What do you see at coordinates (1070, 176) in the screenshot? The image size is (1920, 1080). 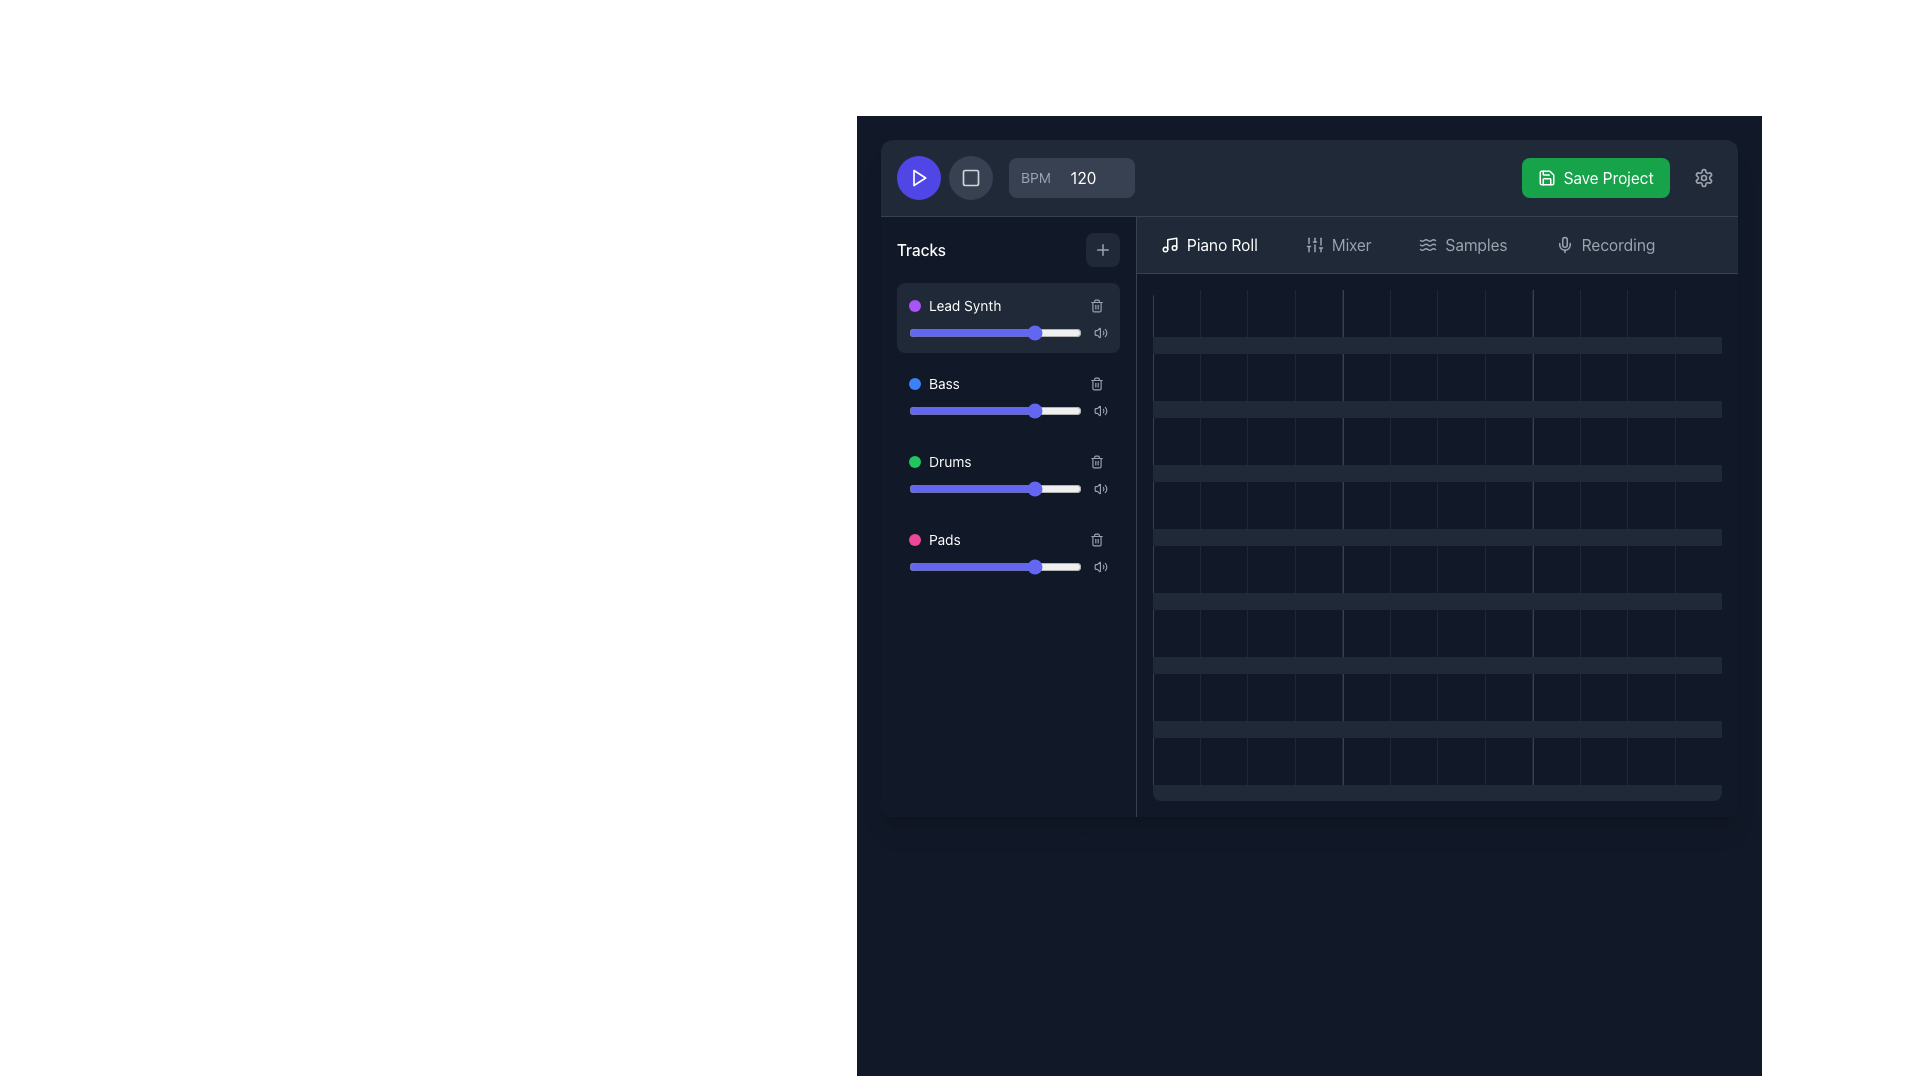 I see `the numeric input field of the Composite component that allows users` at bounding box center [1070, 176].